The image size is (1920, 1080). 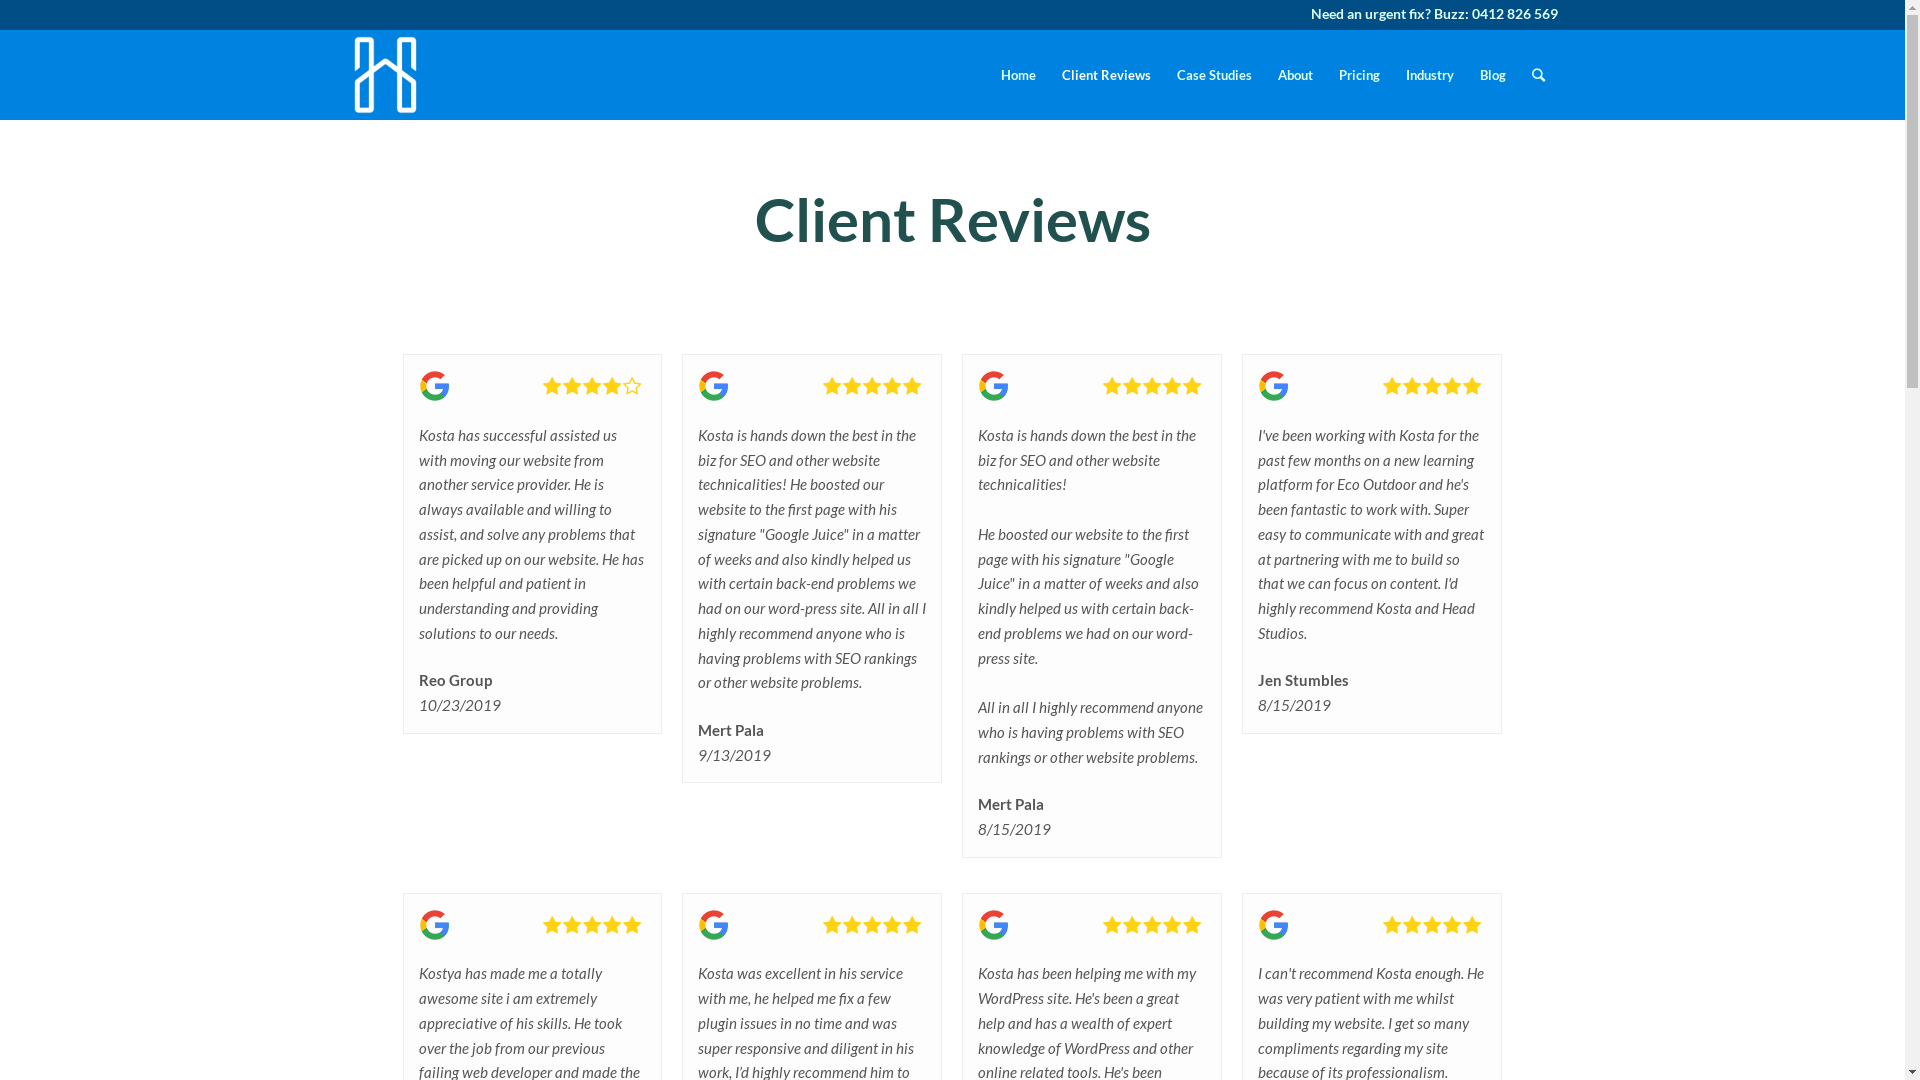 What do you see at coordinates (1262, 73) in the screenshot?
I see `'About'` at bounding box center [1262, 73].